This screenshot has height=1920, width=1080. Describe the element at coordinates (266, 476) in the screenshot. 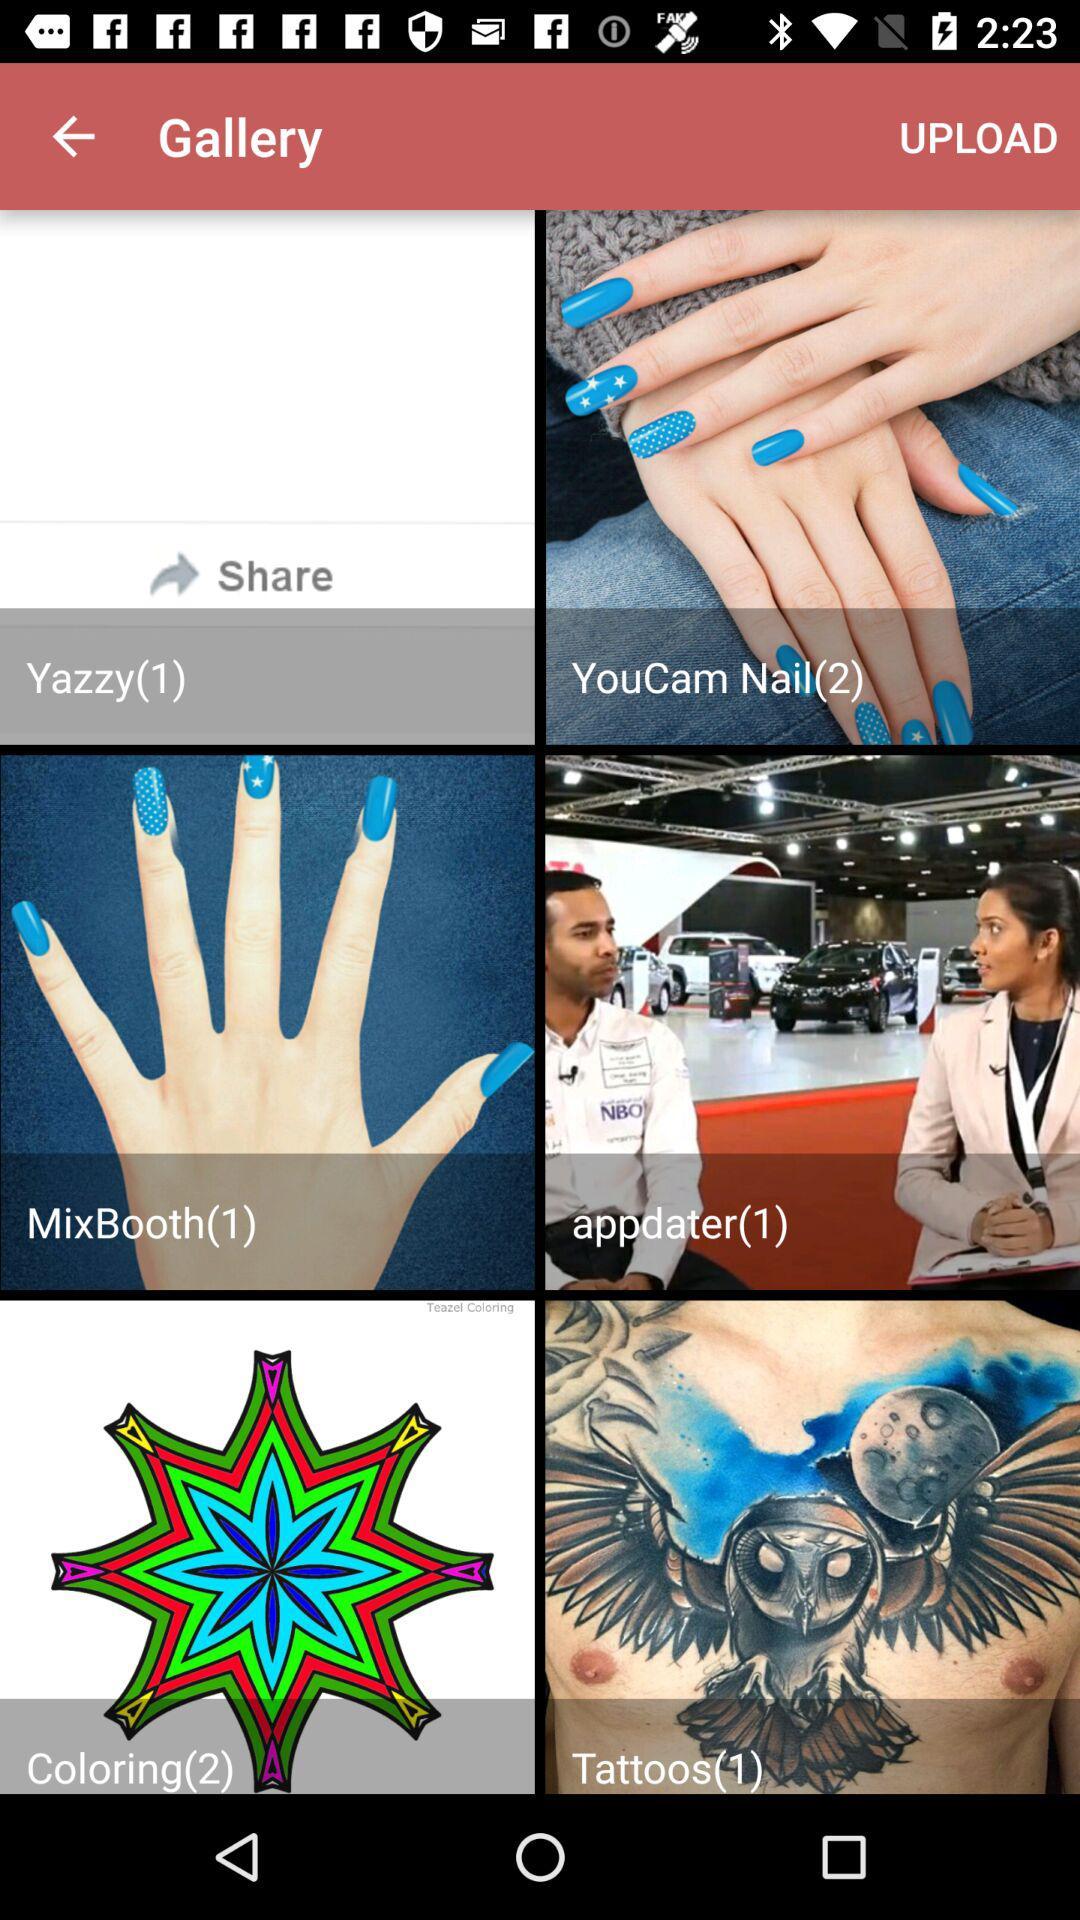

I see `previous` at that location.